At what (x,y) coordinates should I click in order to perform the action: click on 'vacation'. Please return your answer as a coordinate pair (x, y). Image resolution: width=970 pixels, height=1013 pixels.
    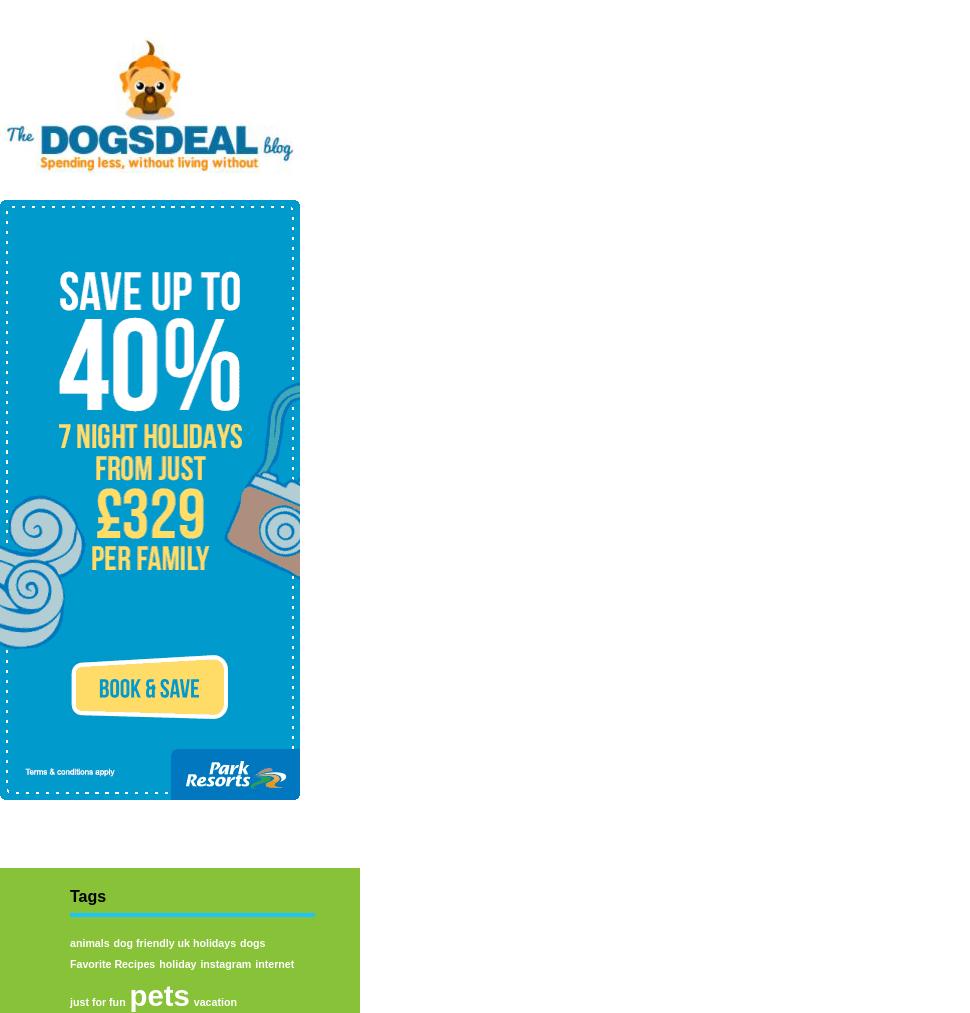
    Looking at the image, I should click on (214, 1001).